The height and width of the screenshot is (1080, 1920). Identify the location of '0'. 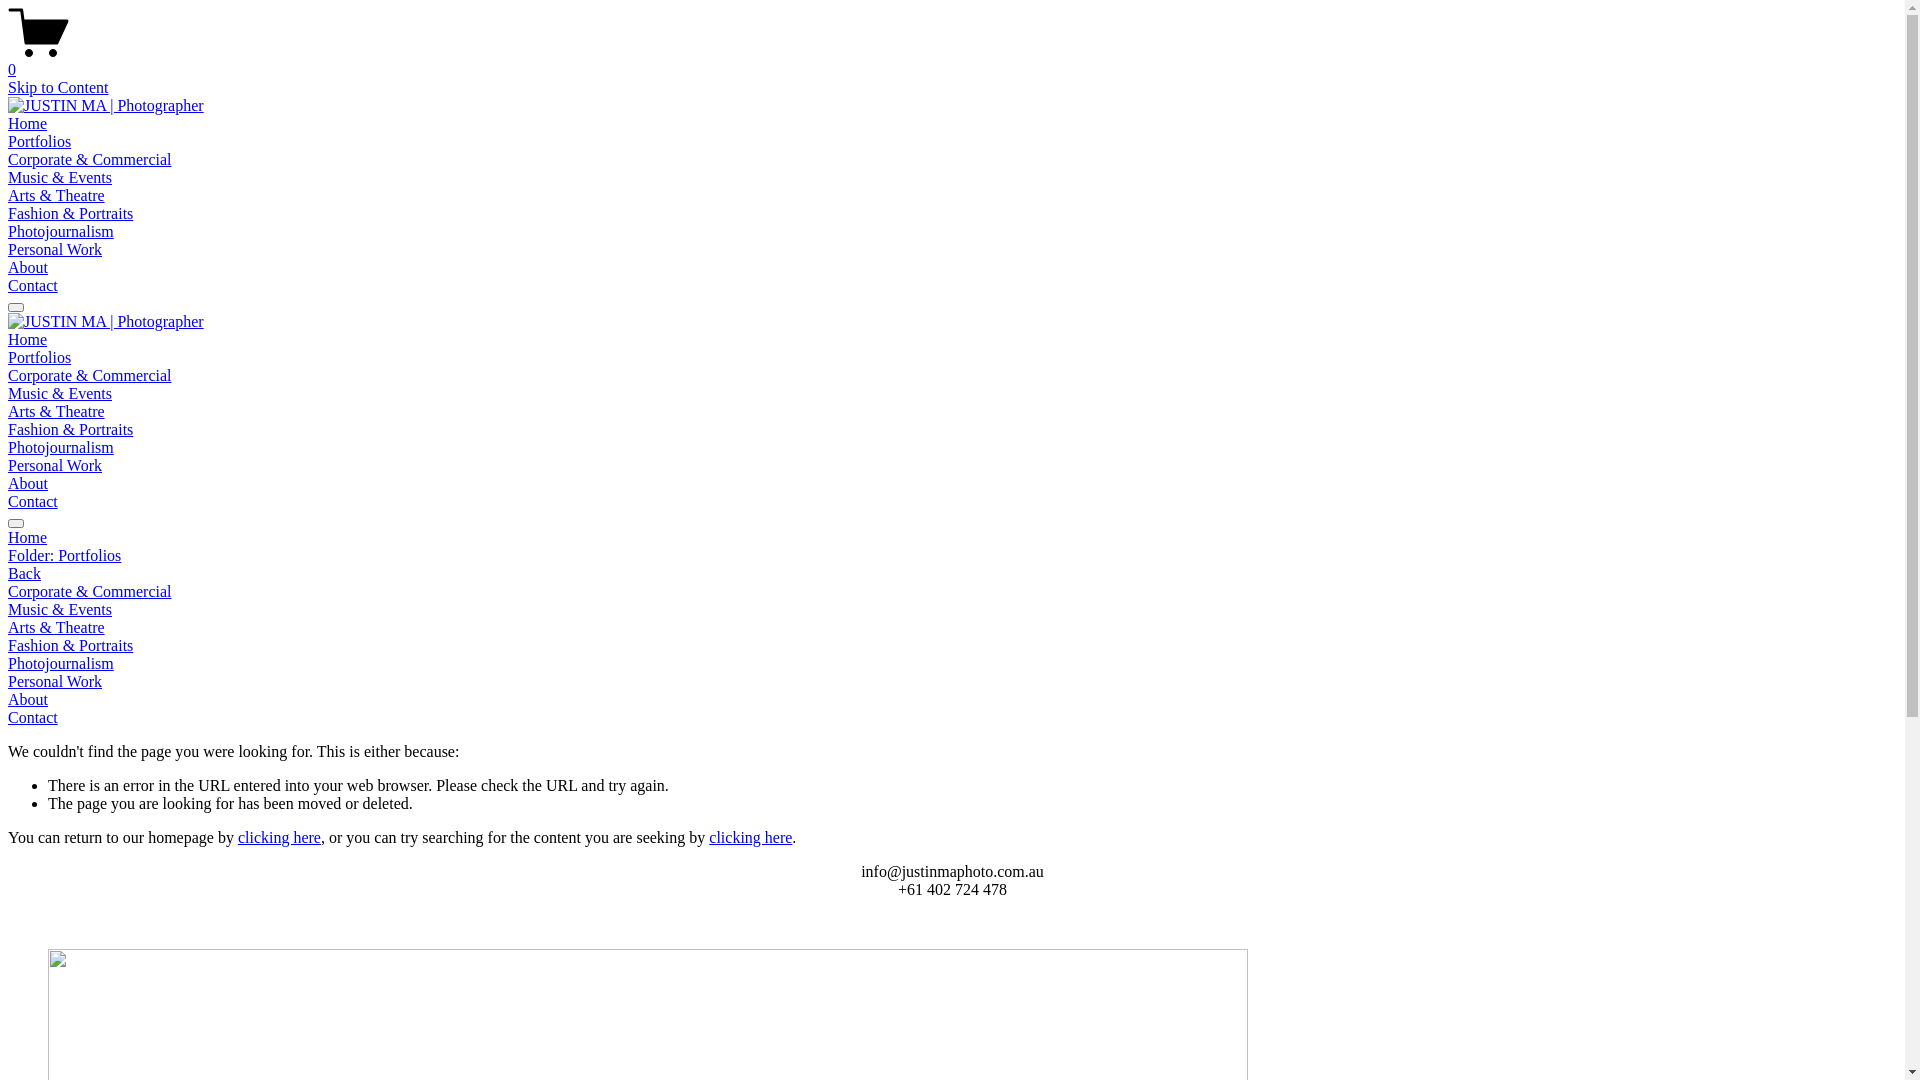
(951, 60).